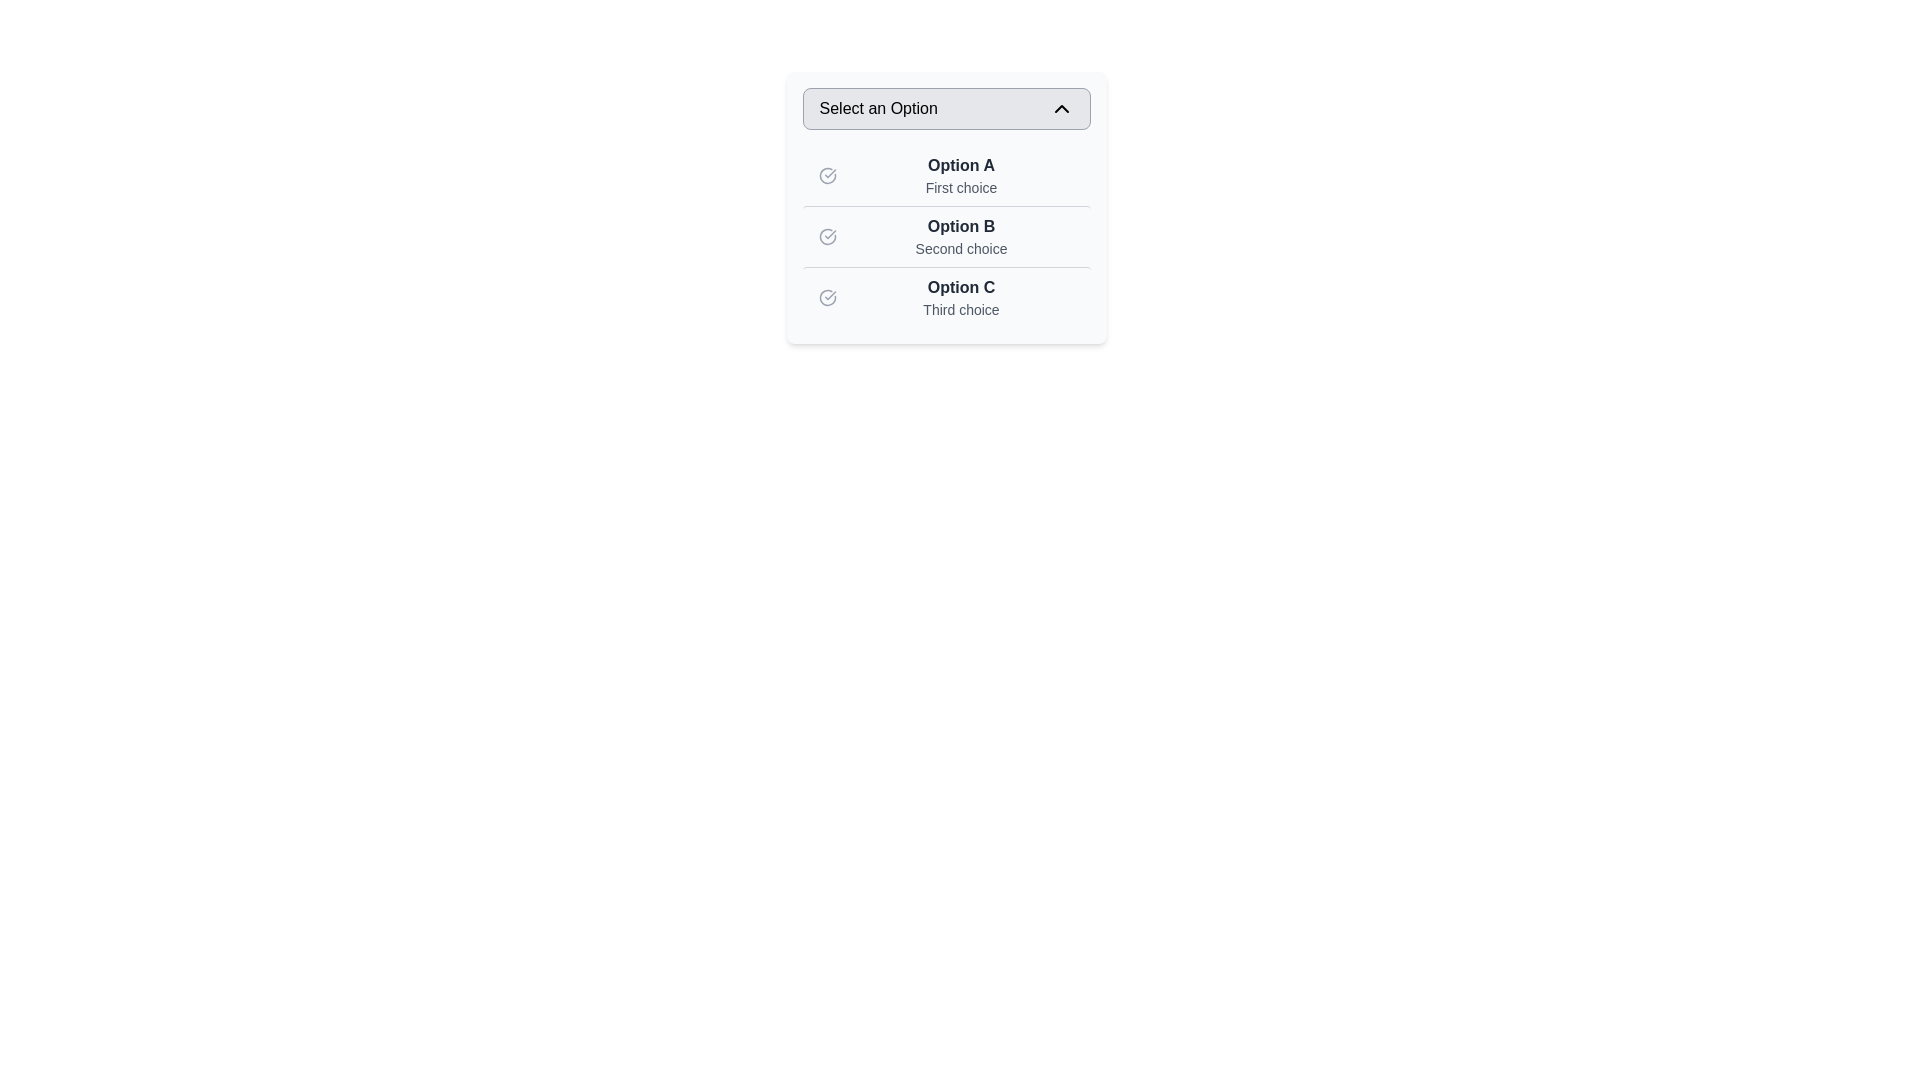 The image size is (1920, 1080). Describe the element at coordinates (961, 297) in the screenshot. I see `the list item titled 'Option C' with subtitle 'Third choice'` at that location.